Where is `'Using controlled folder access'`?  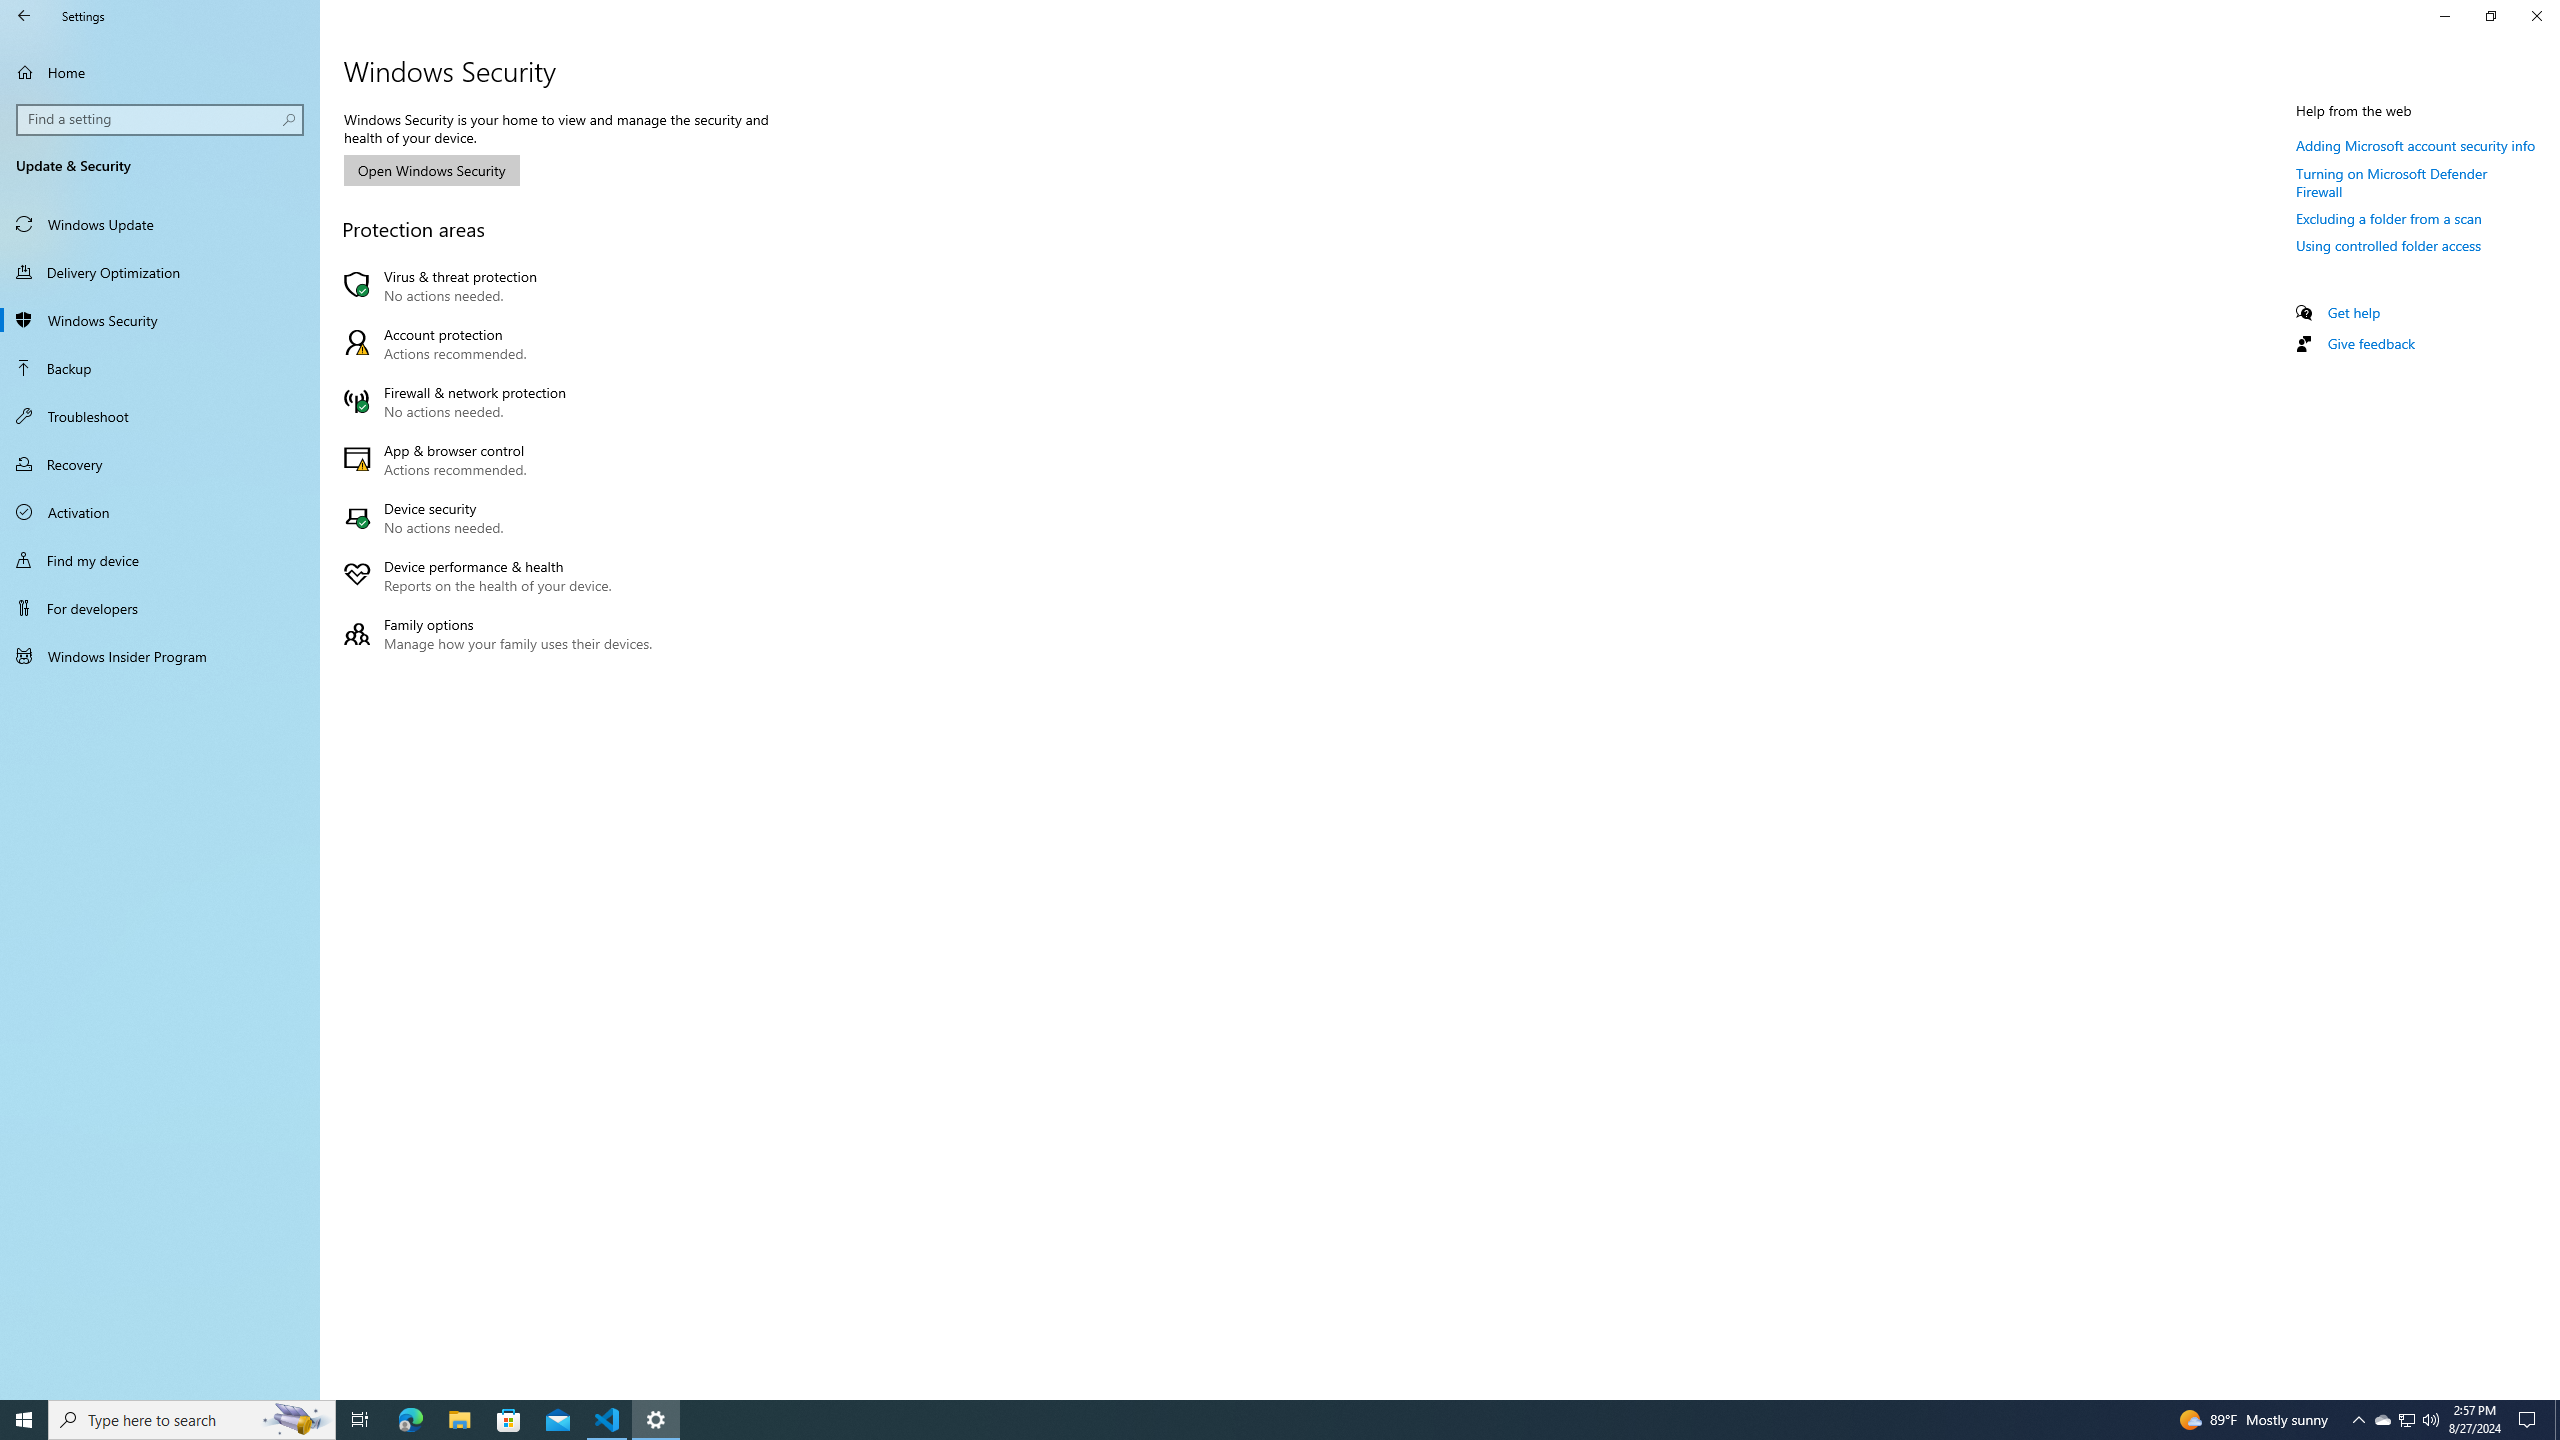 'Using controlled folder access' is located at coordinates (2388, 245).